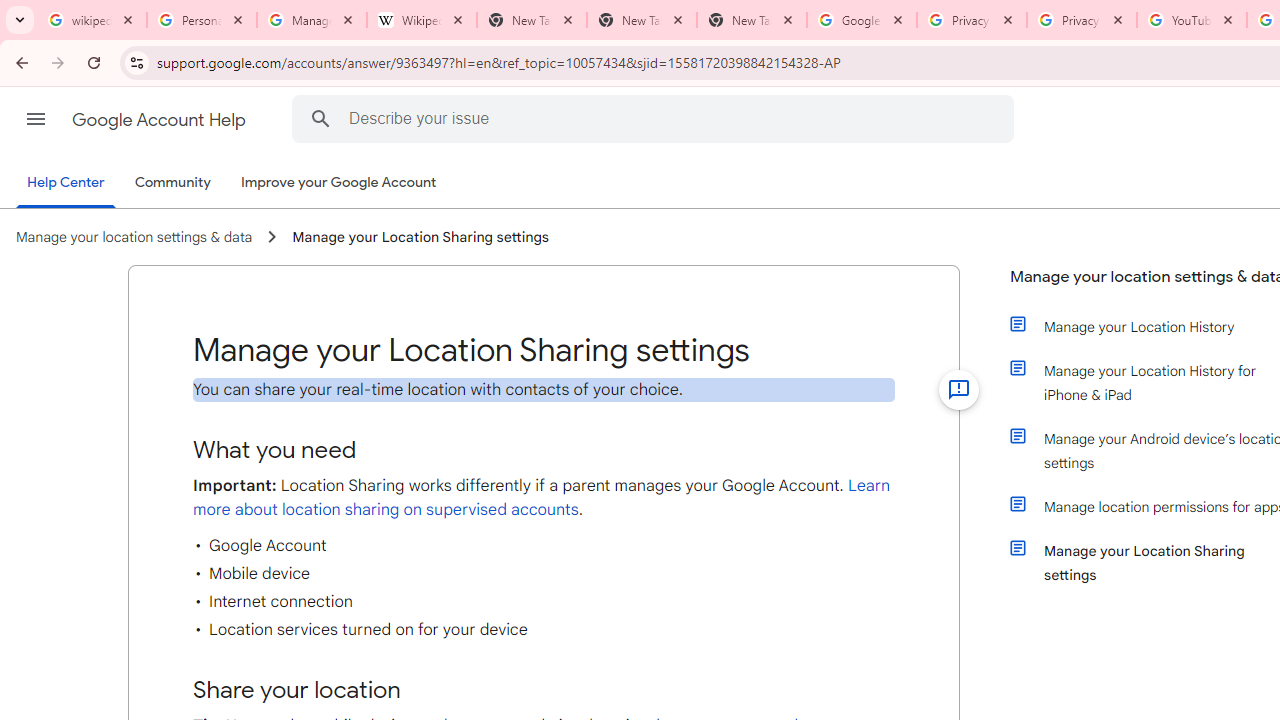 The image size is (1280, 720). I want to click on 'YouTube', so click(1191, 20).